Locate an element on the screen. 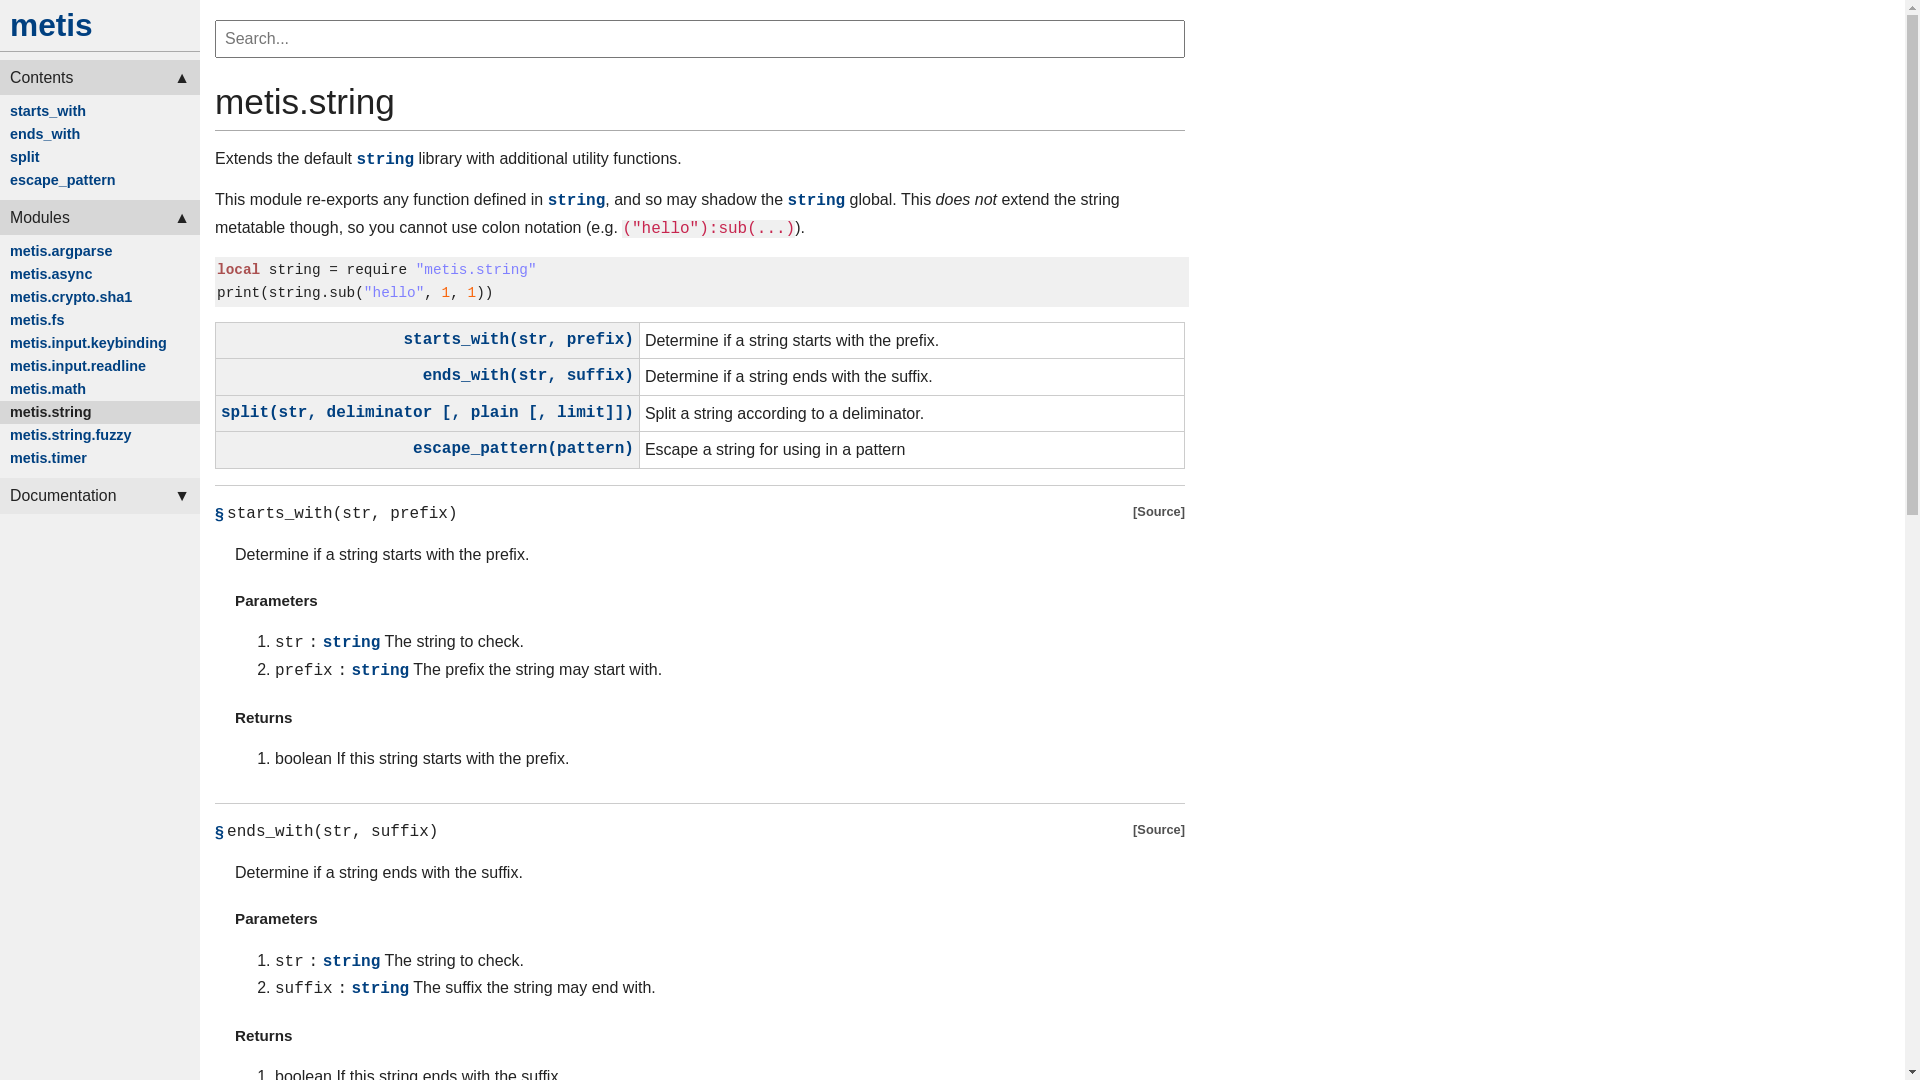  'string' is located at coordinates (351, 960).